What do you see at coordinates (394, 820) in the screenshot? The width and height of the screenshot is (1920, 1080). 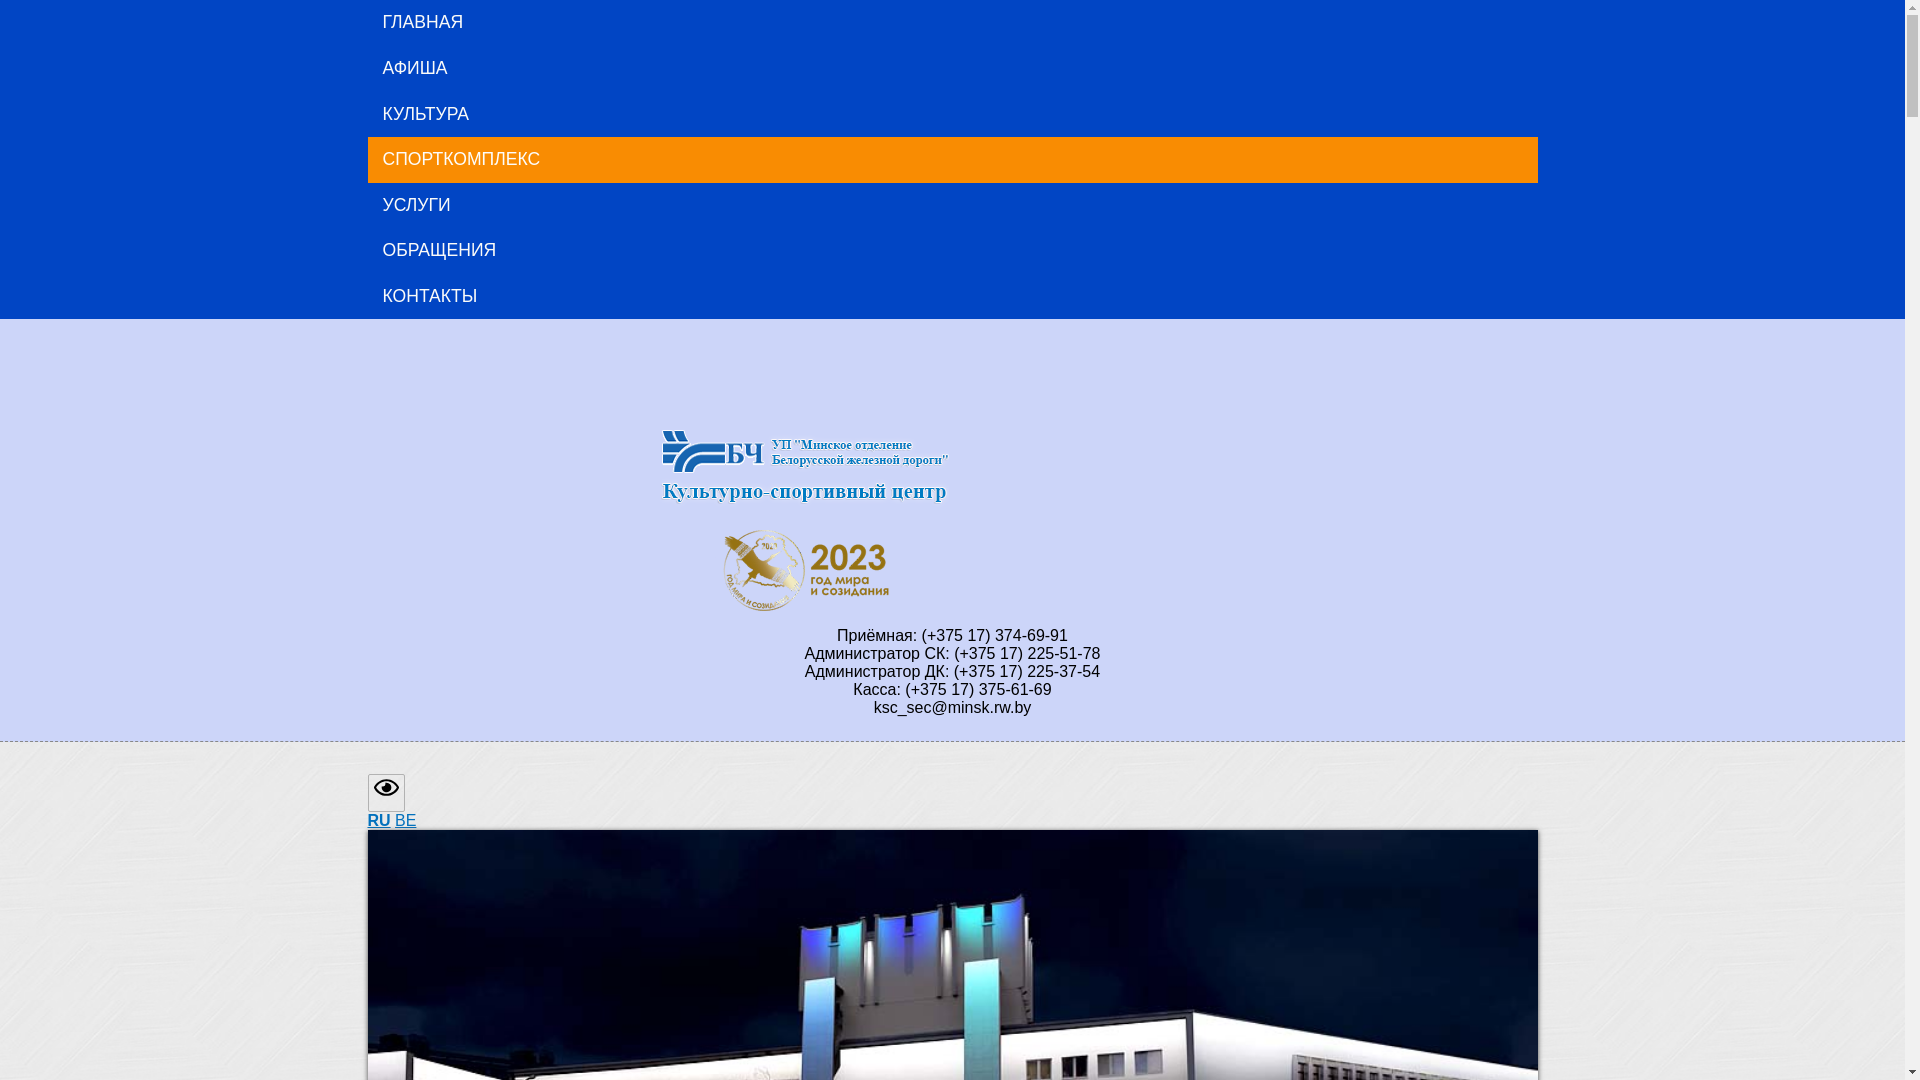 I see `'BE'` at bounding box center [394, 820].